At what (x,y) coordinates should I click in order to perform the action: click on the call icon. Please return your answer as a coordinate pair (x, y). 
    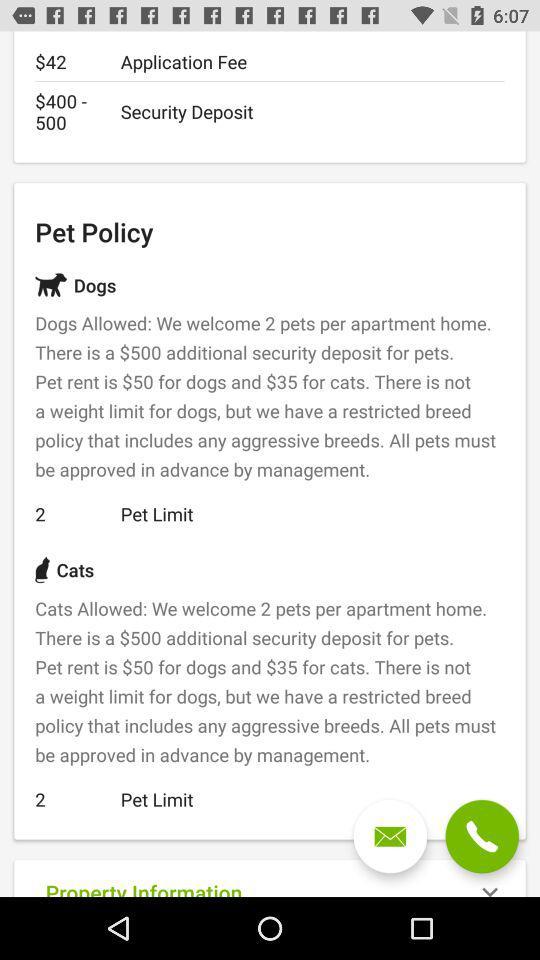
    Looking at the image, I should click on (481, 836).